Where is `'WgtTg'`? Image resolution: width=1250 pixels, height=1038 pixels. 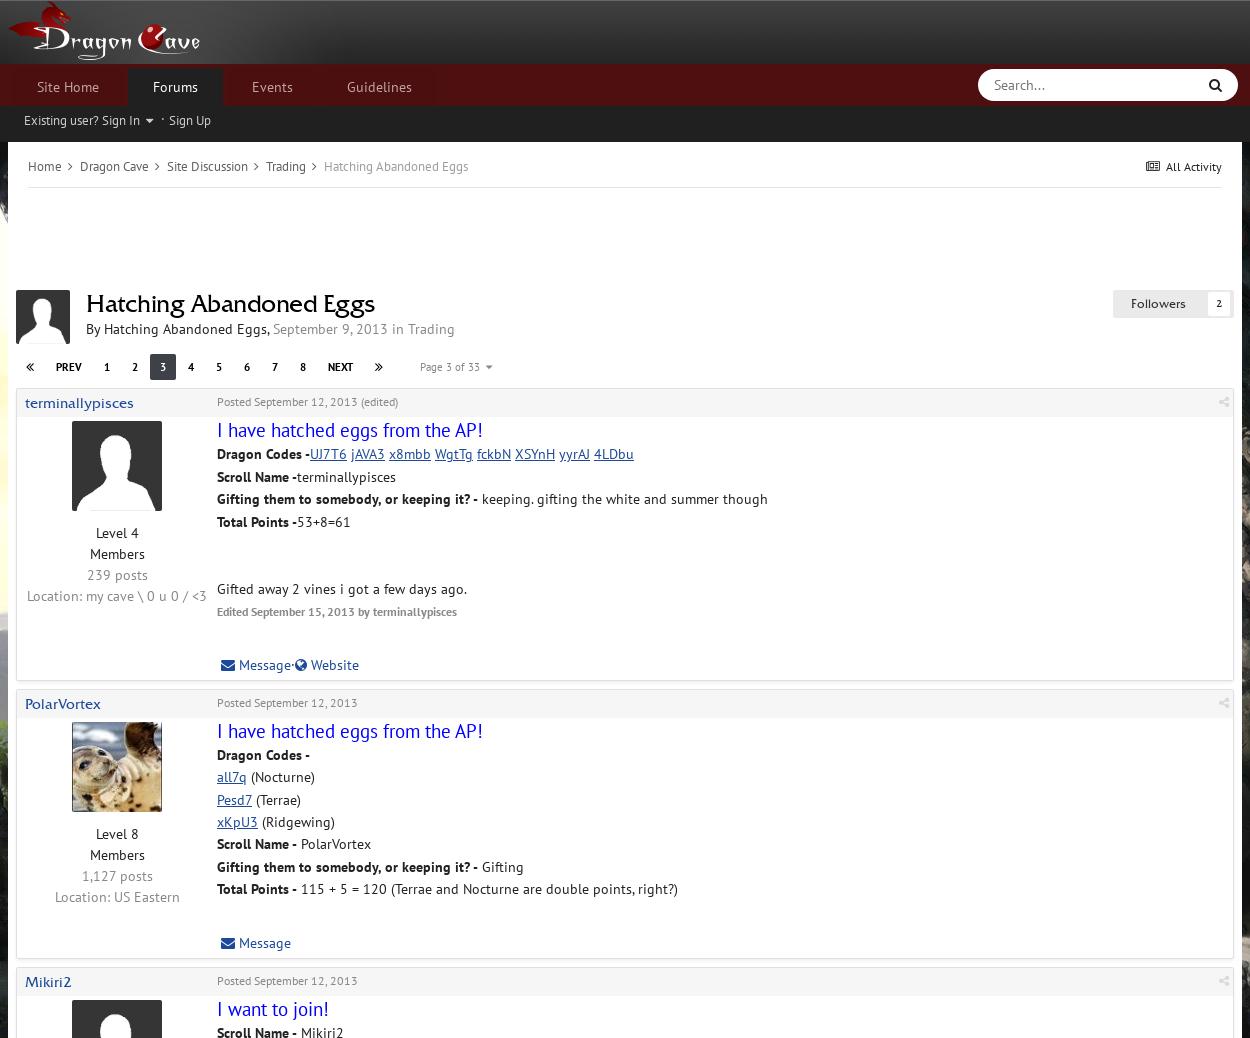 'WgtTg' is located at coordinates (453, 454).